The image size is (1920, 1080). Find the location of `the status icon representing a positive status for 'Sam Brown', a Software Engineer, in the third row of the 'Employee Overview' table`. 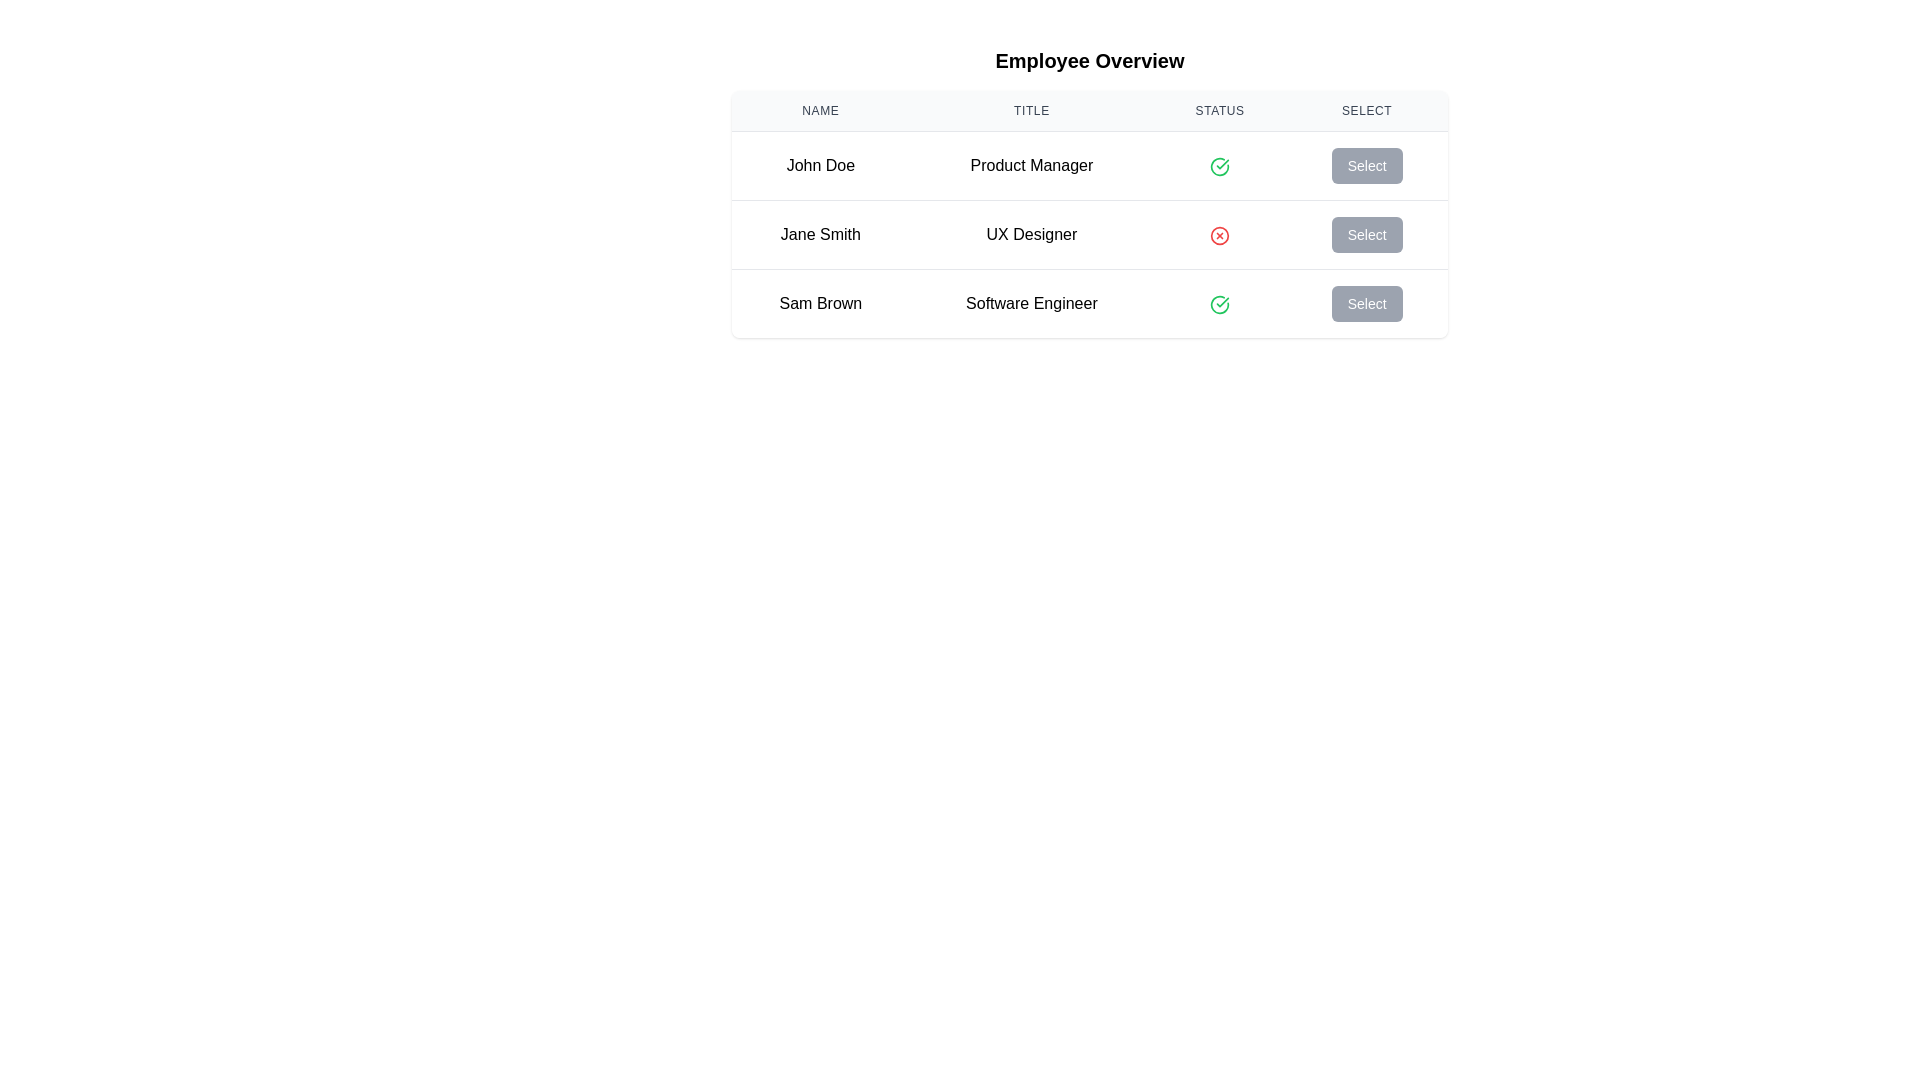

the status icon representing a positive status for 'Sam Brown', a Software Engineer, in the third row of the 'Employee Overview' table is located at coordinates (1219, 165).